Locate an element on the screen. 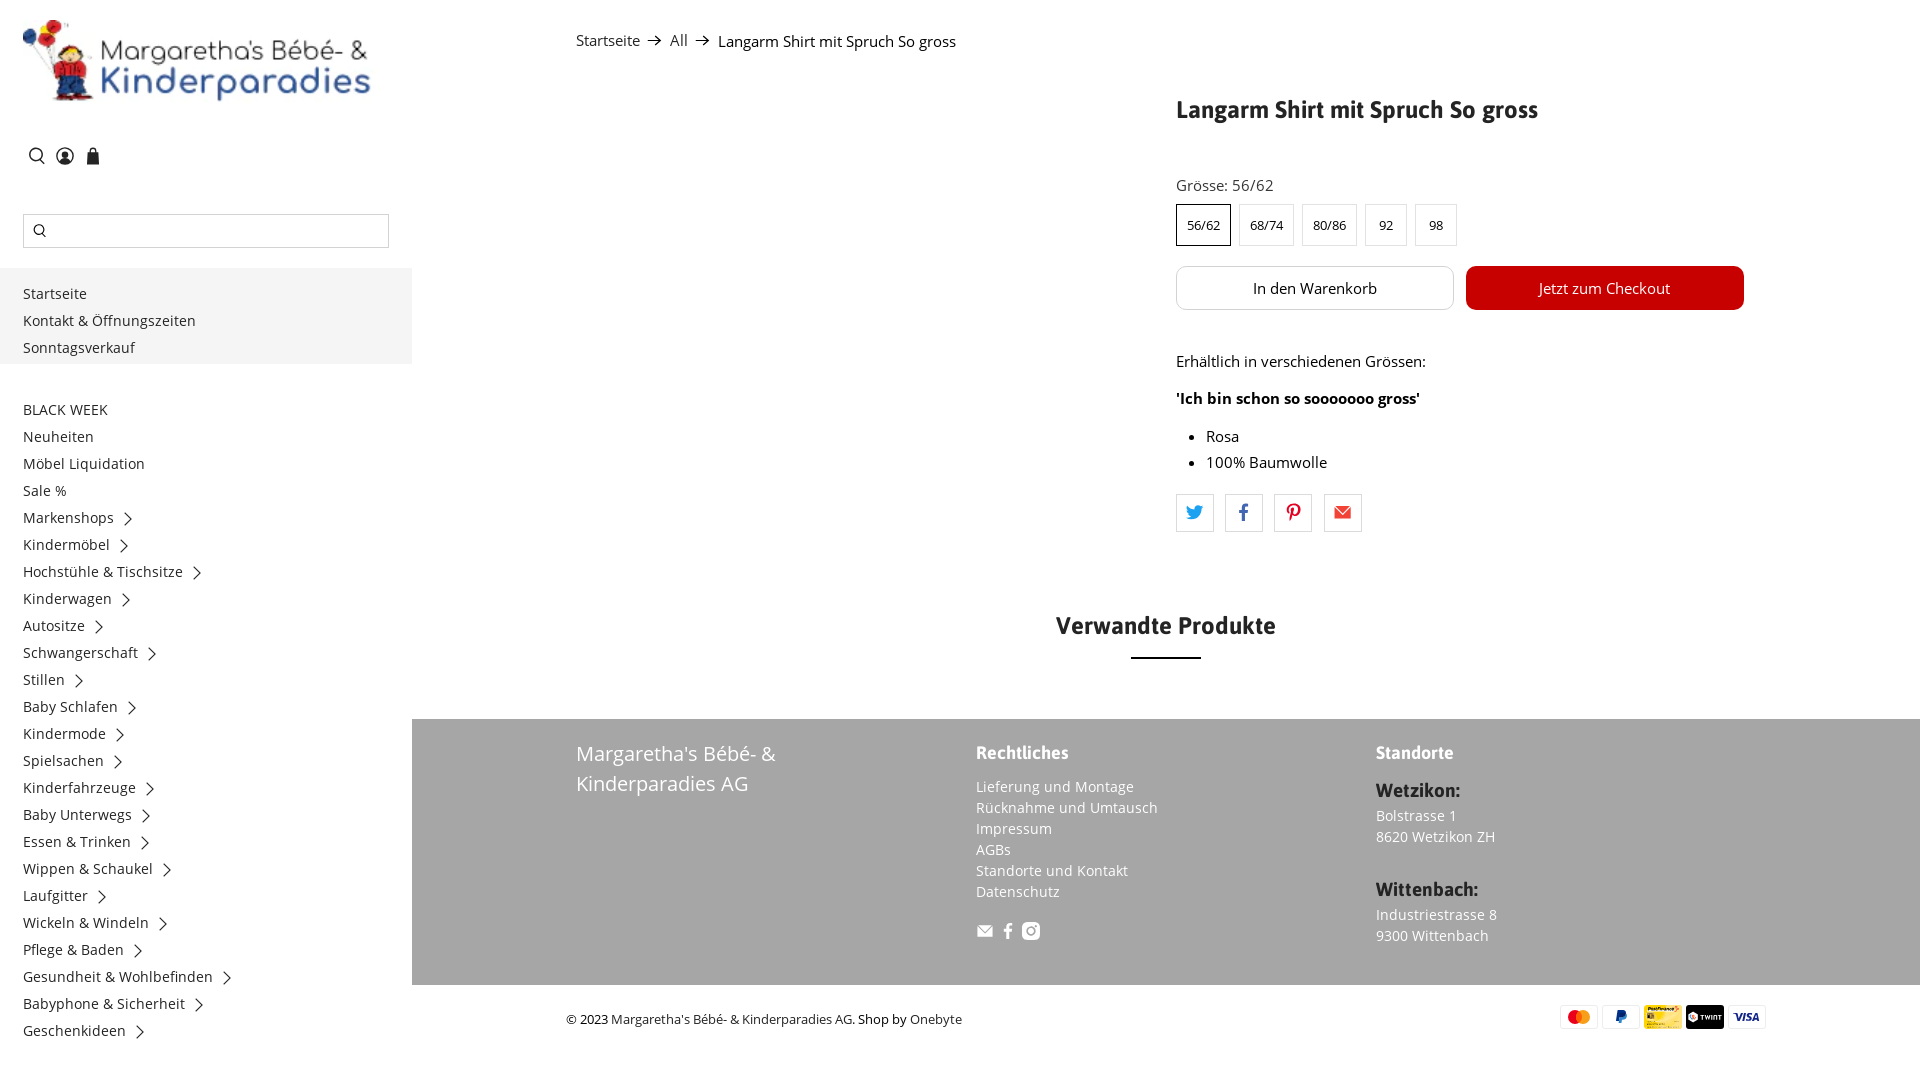 This screenshot has height=1080, width=1920. 'Wittenbach:' is located at coordinates (1425, 887).